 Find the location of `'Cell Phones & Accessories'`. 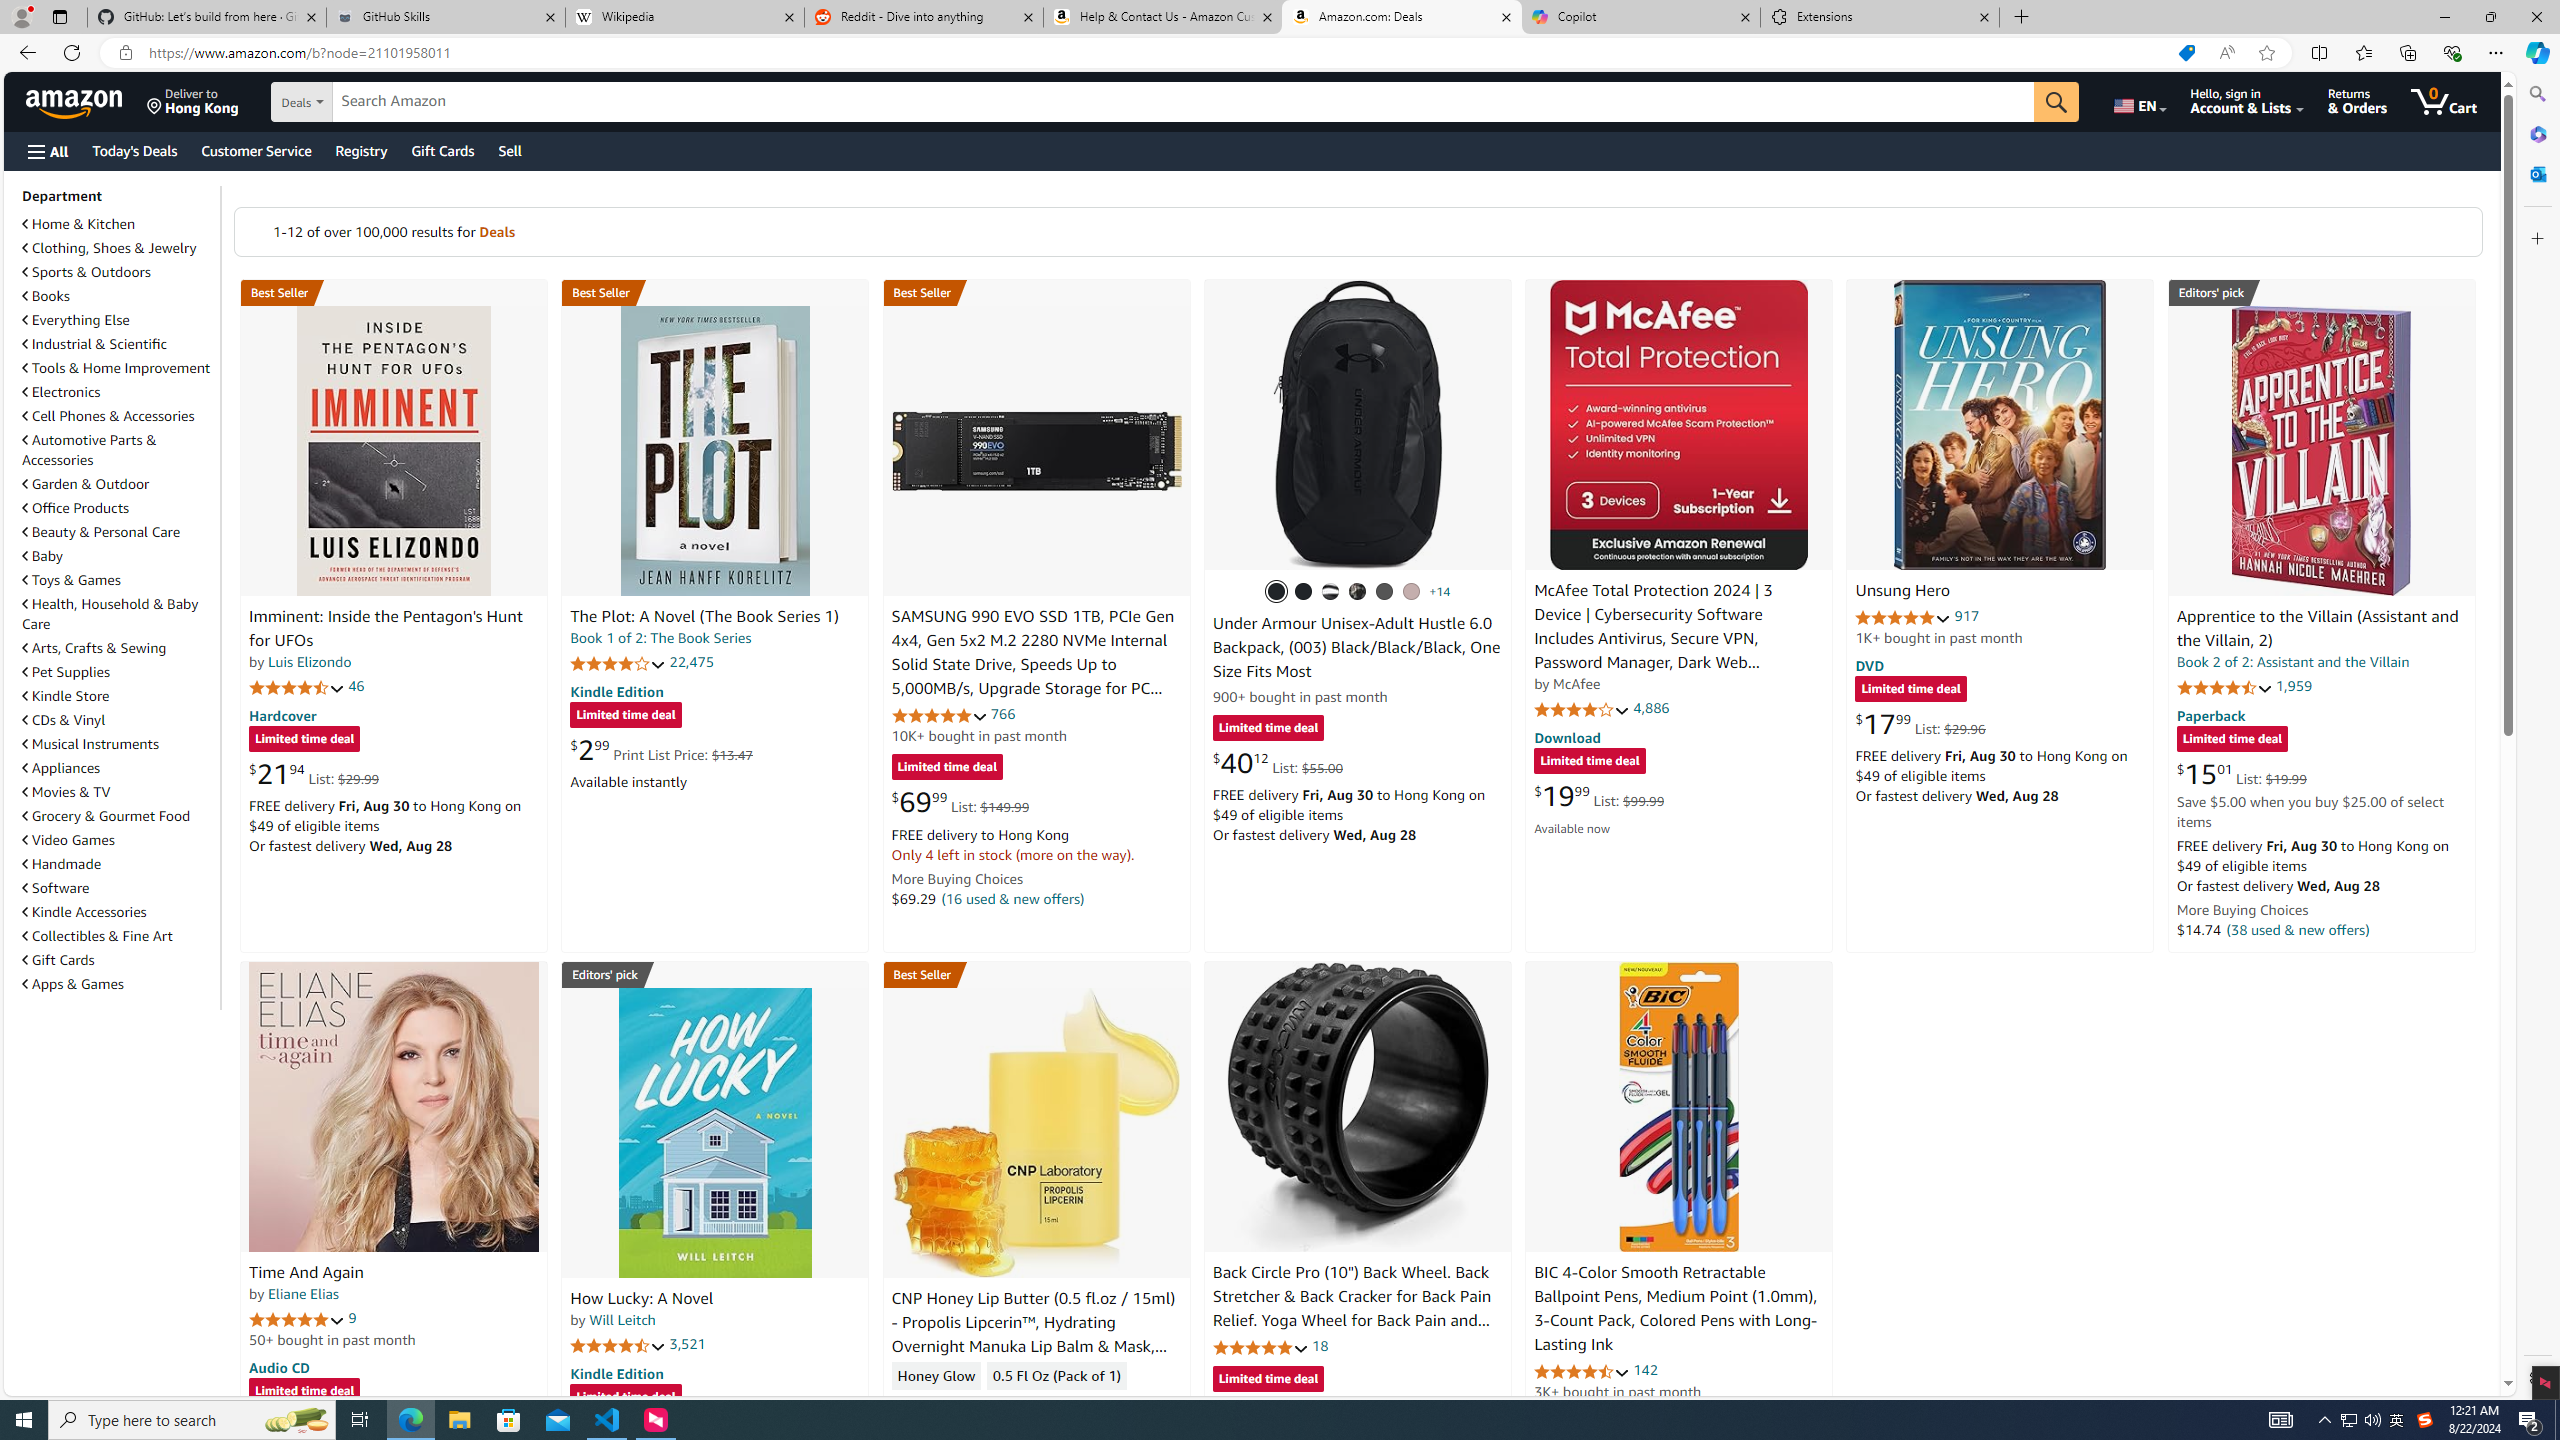

'Cell Phones & Accessories' is located at coordinates (118, 415).